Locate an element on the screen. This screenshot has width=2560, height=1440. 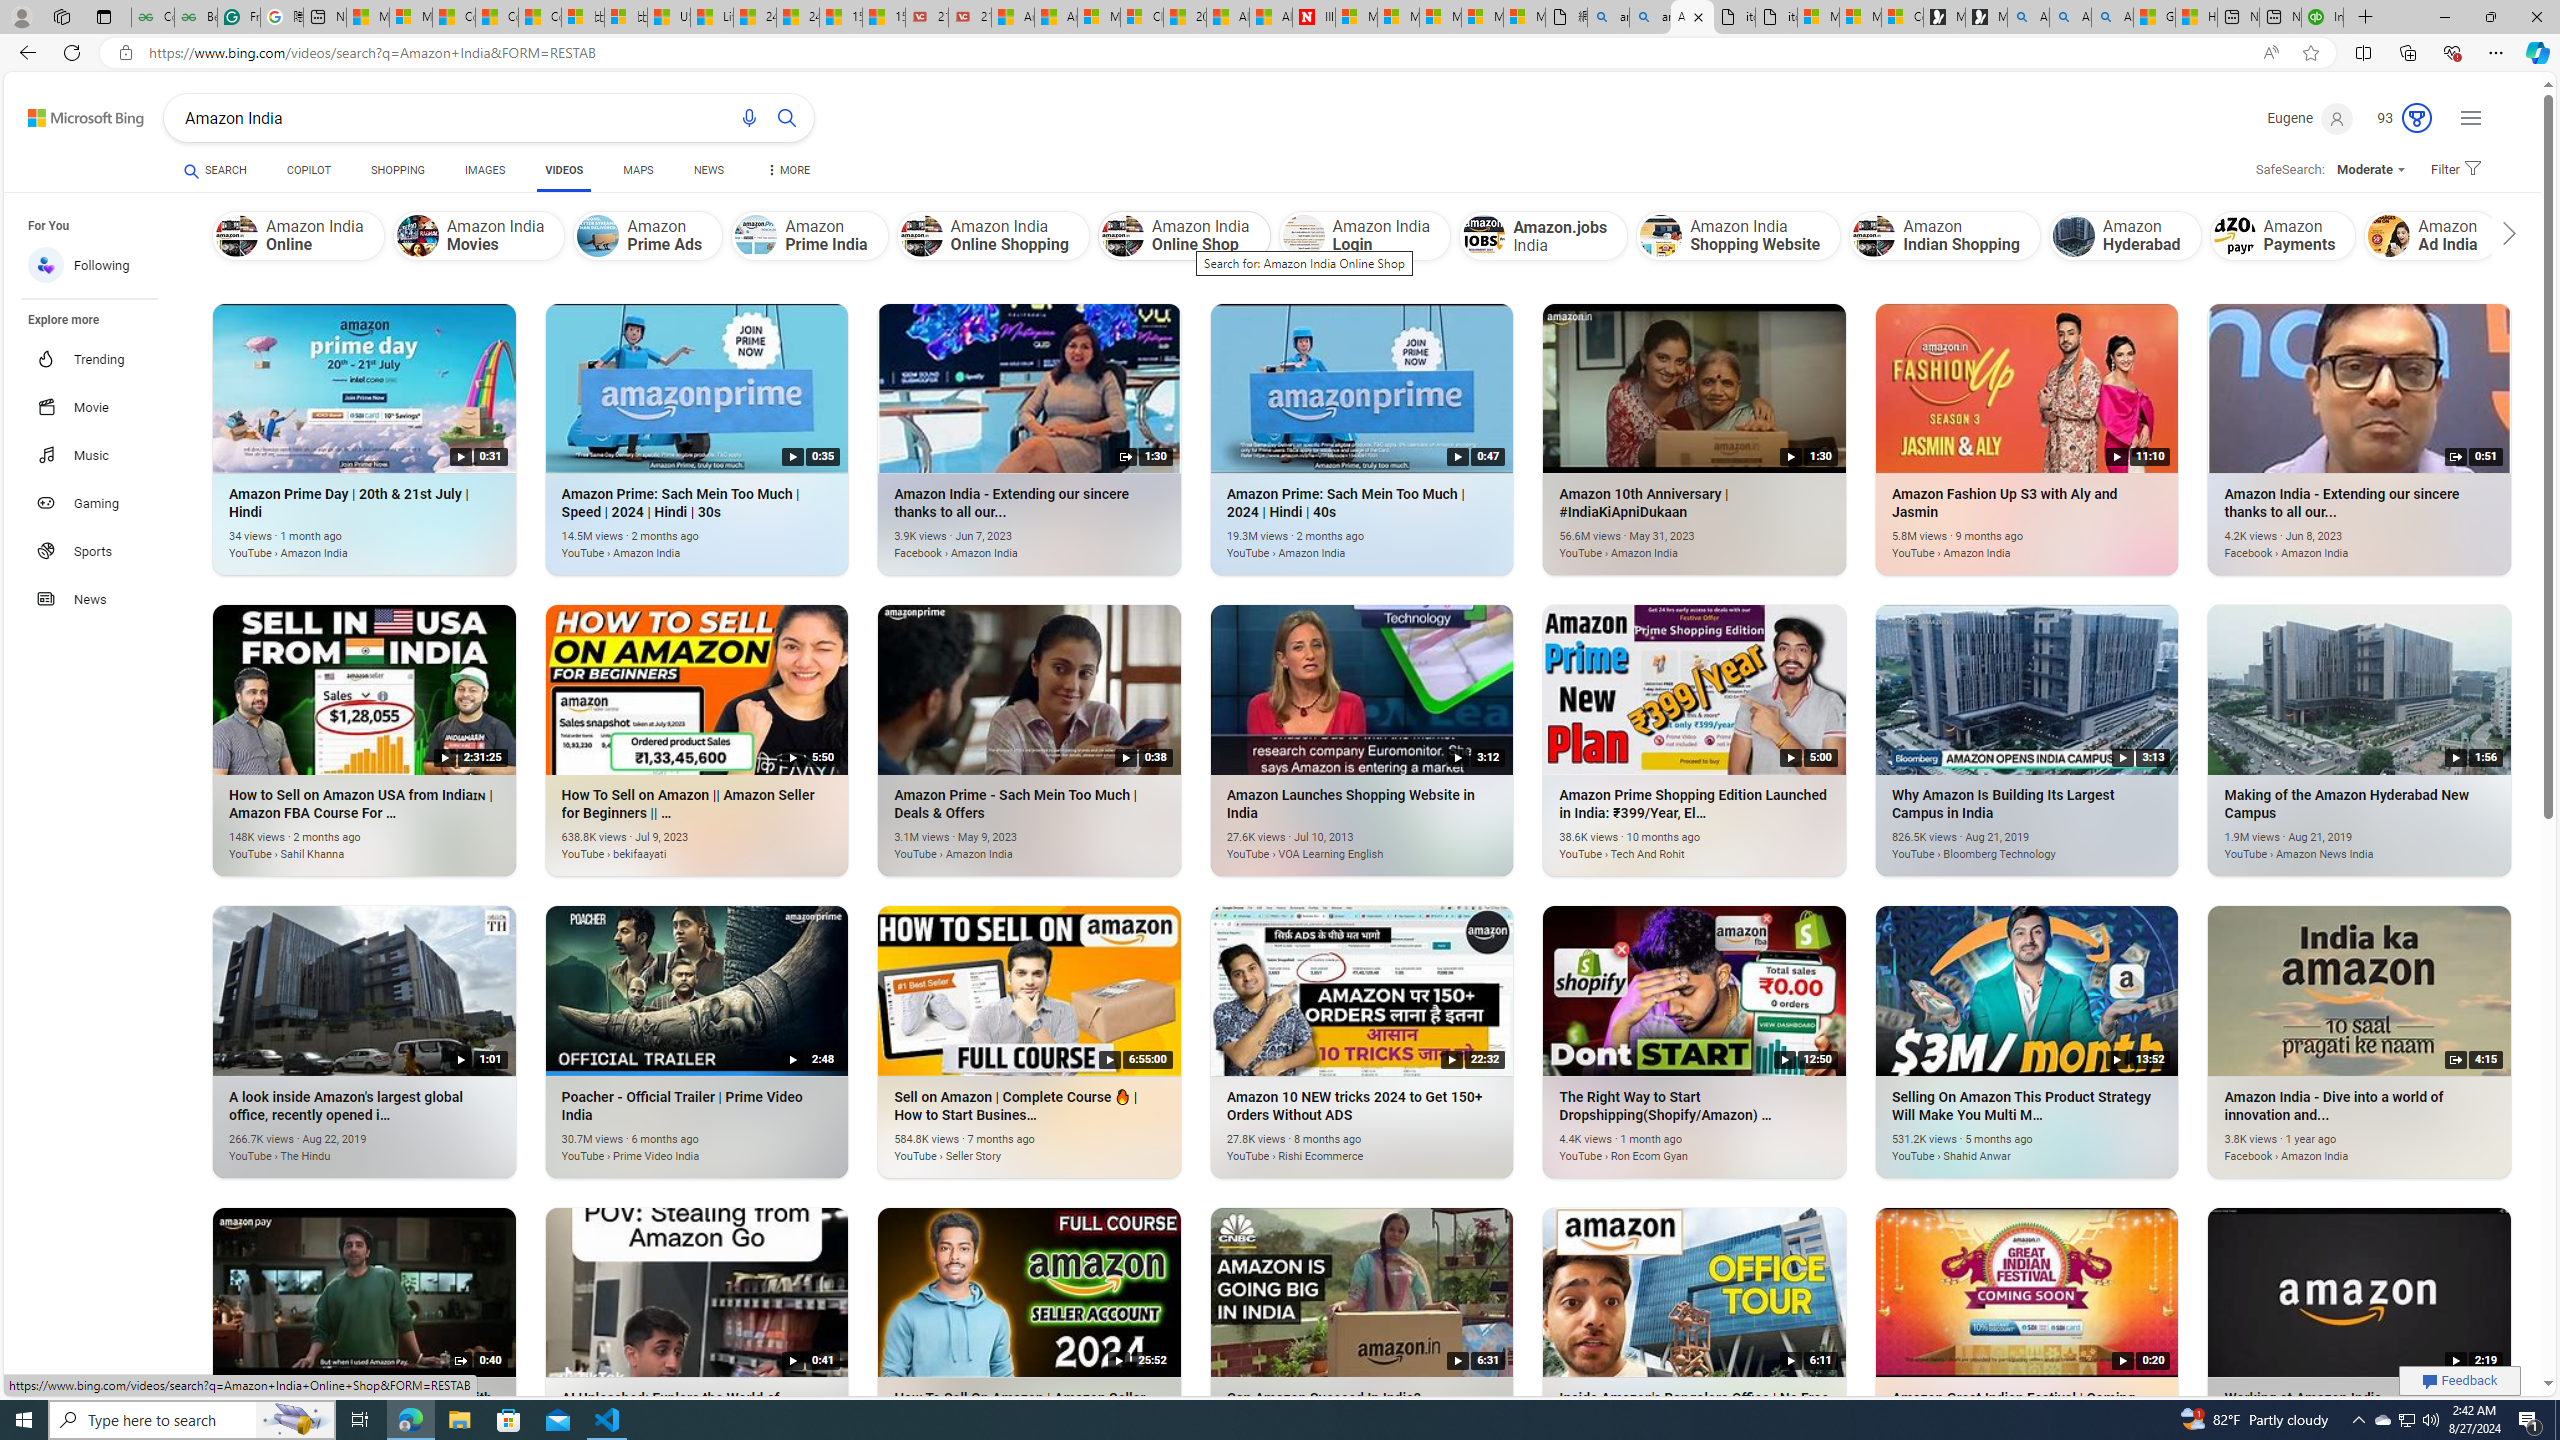
'NEWS' is located at coordinates (709, 169).